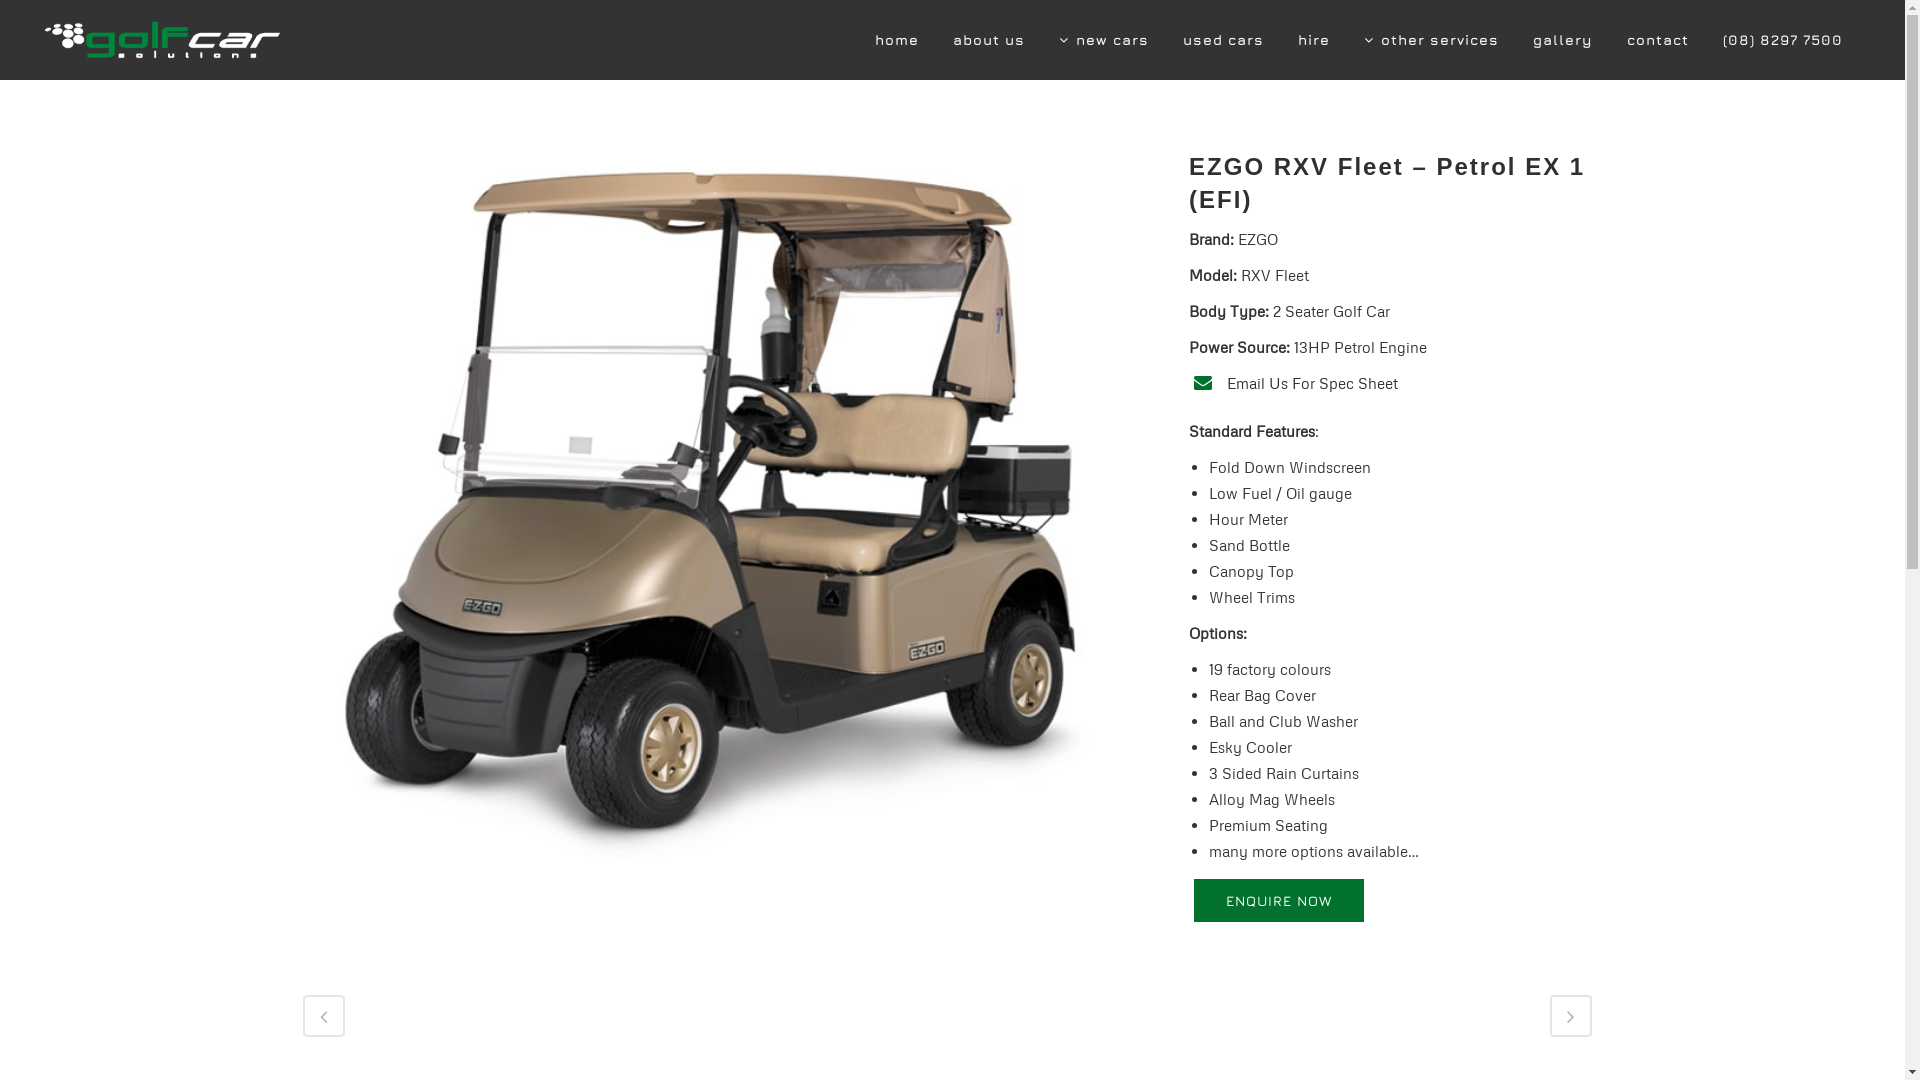 The width and height of the screenshot is (1920, 1080). I want to click on 'home', so click(896, 39).